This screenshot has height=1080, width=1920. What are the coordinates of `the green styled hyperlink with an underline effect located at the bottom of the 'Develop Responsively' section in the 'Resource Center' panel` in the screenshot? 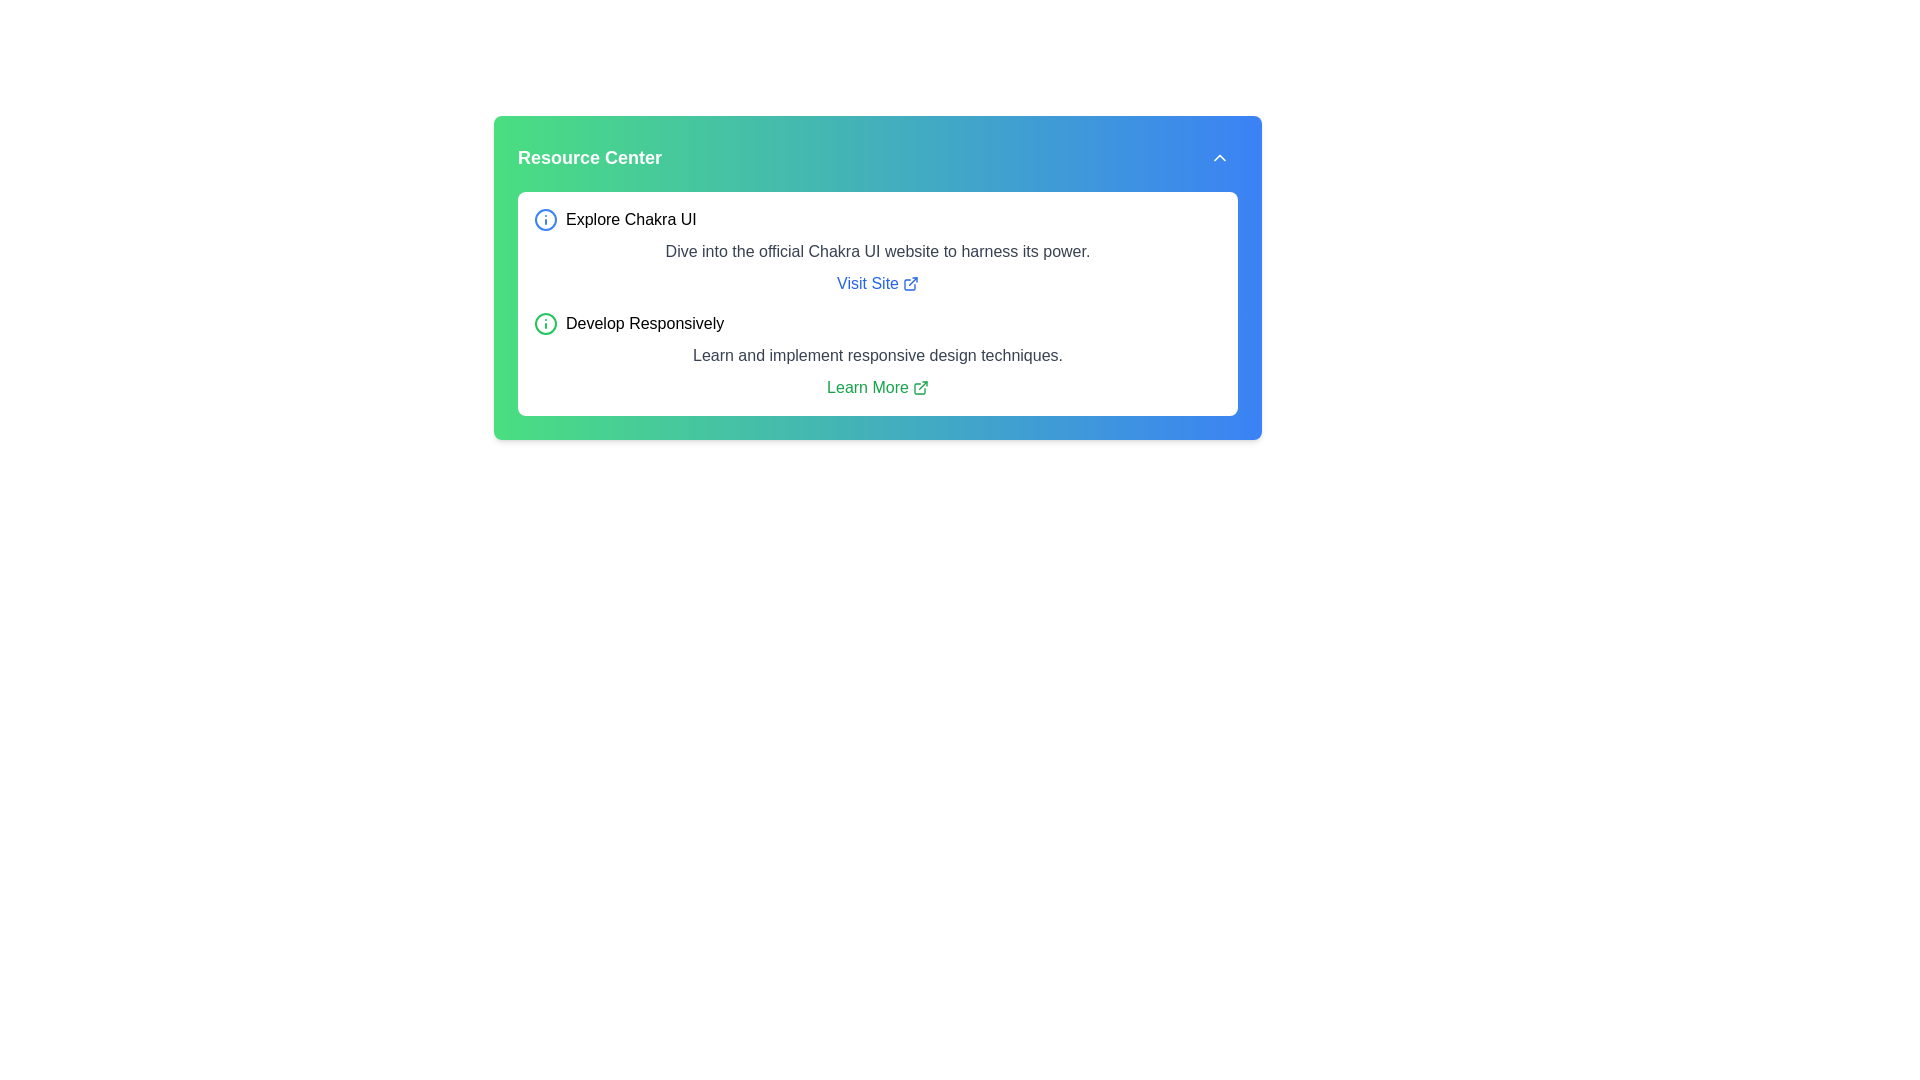 It's located at (877, 388).